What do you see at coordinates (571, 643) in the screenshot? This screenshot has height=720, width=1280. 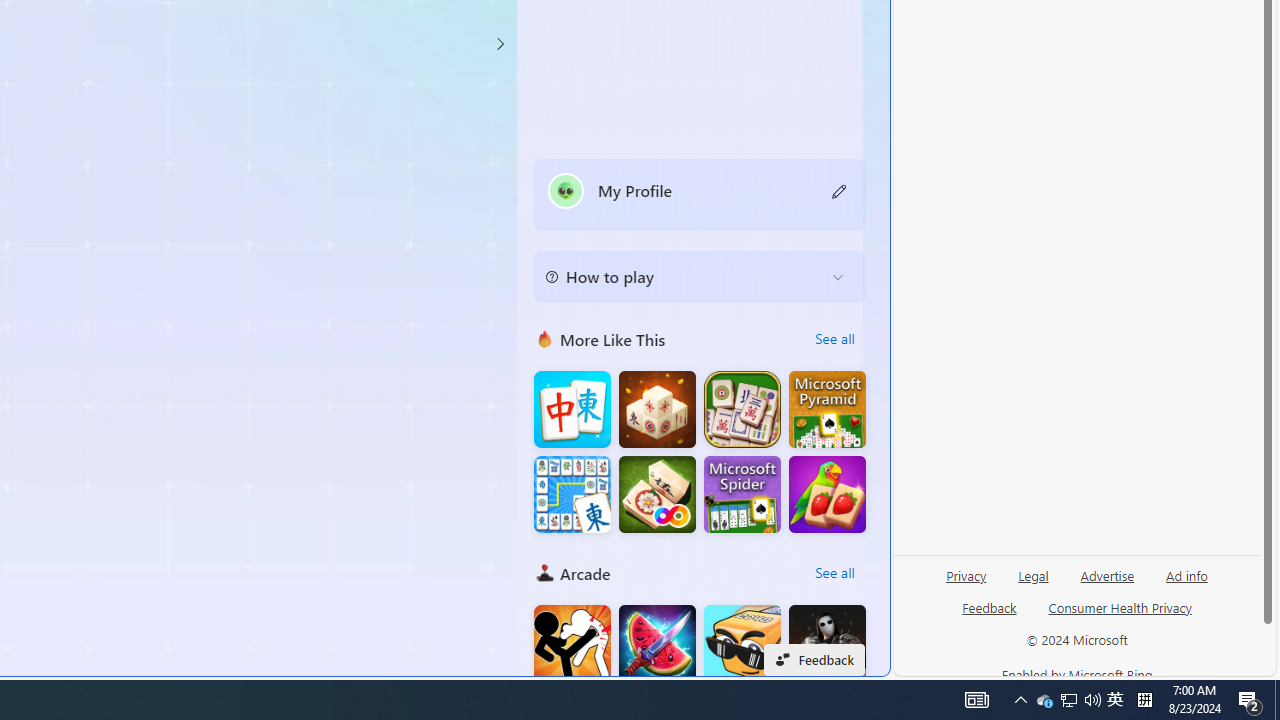 I see `'Stickman Fighter : Mega Brawl'` at bounding box center [571, 643].